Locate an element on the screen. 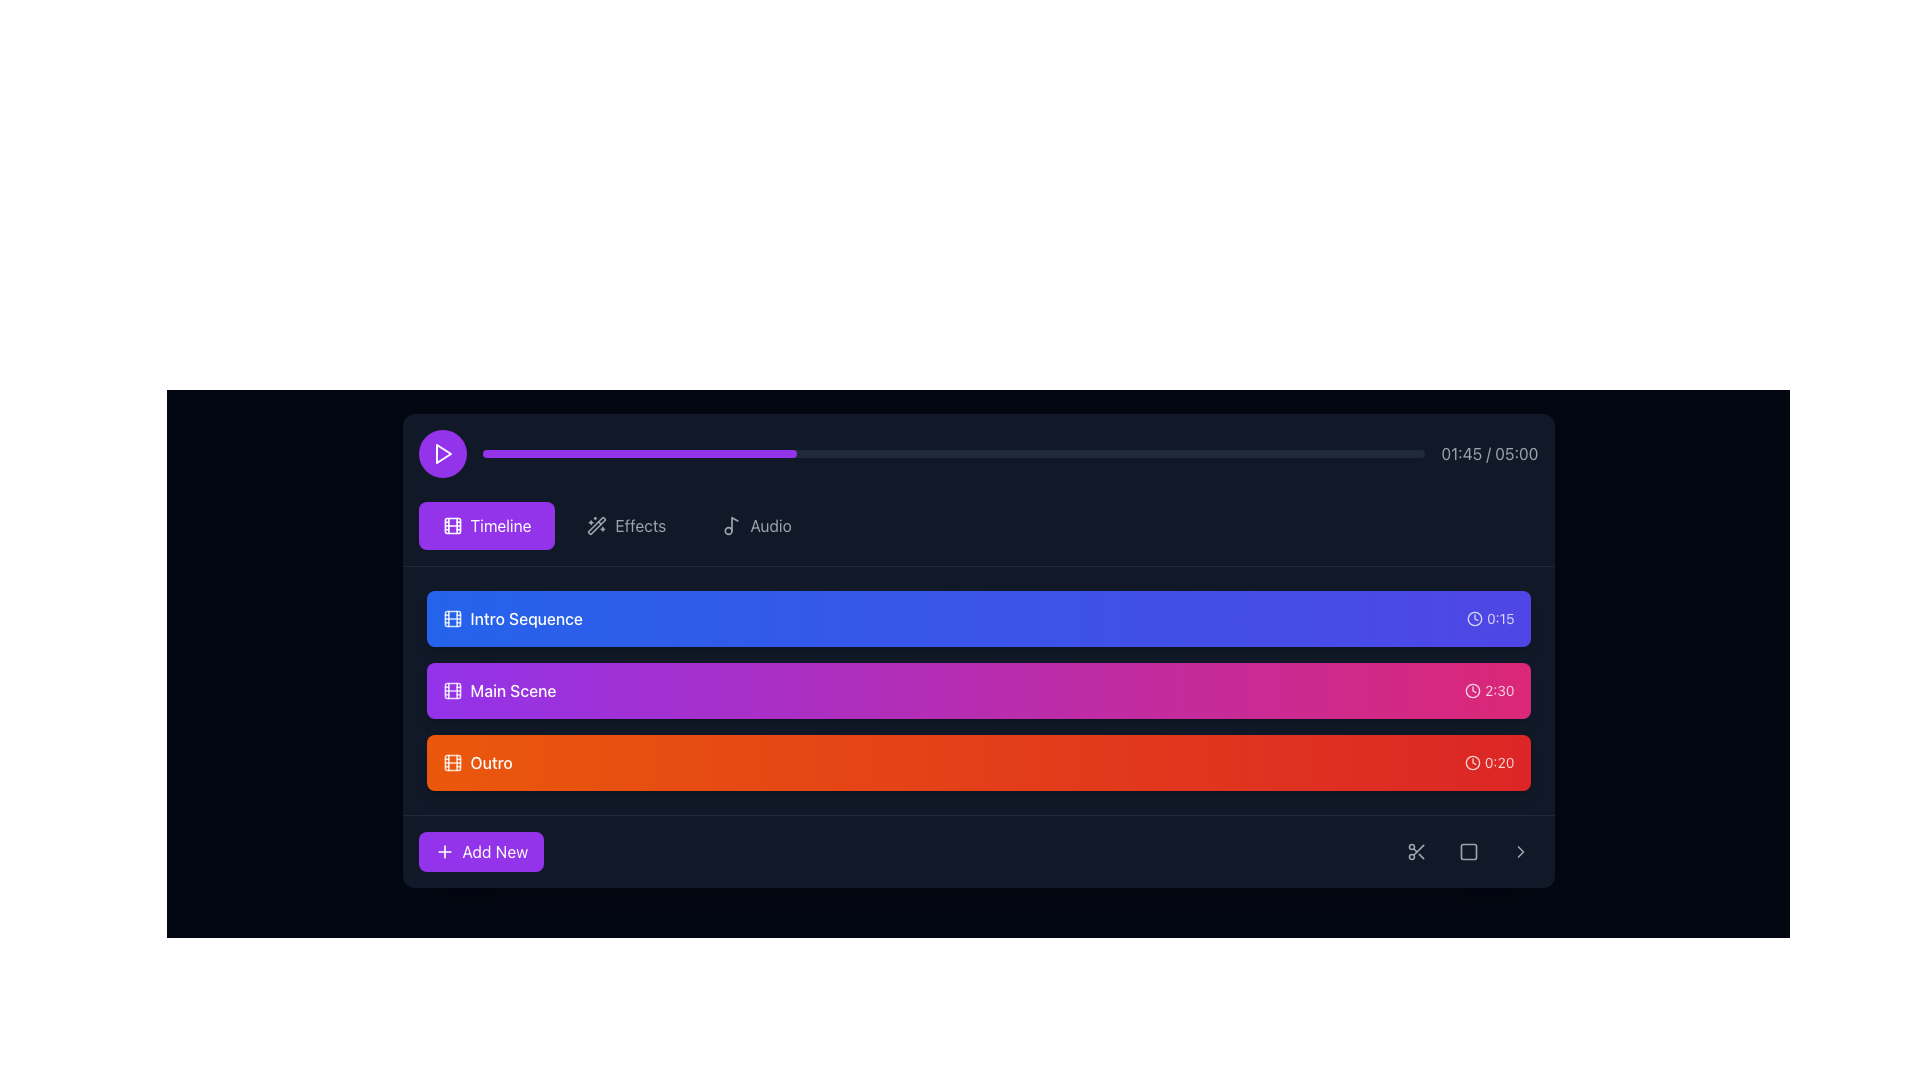 The width and height of the screenshot is (1920, 1080). the rightmost navigation button located in the bottom right section of the dark user interface panel to proceed to the next step is located at coordinates (1520, 852).